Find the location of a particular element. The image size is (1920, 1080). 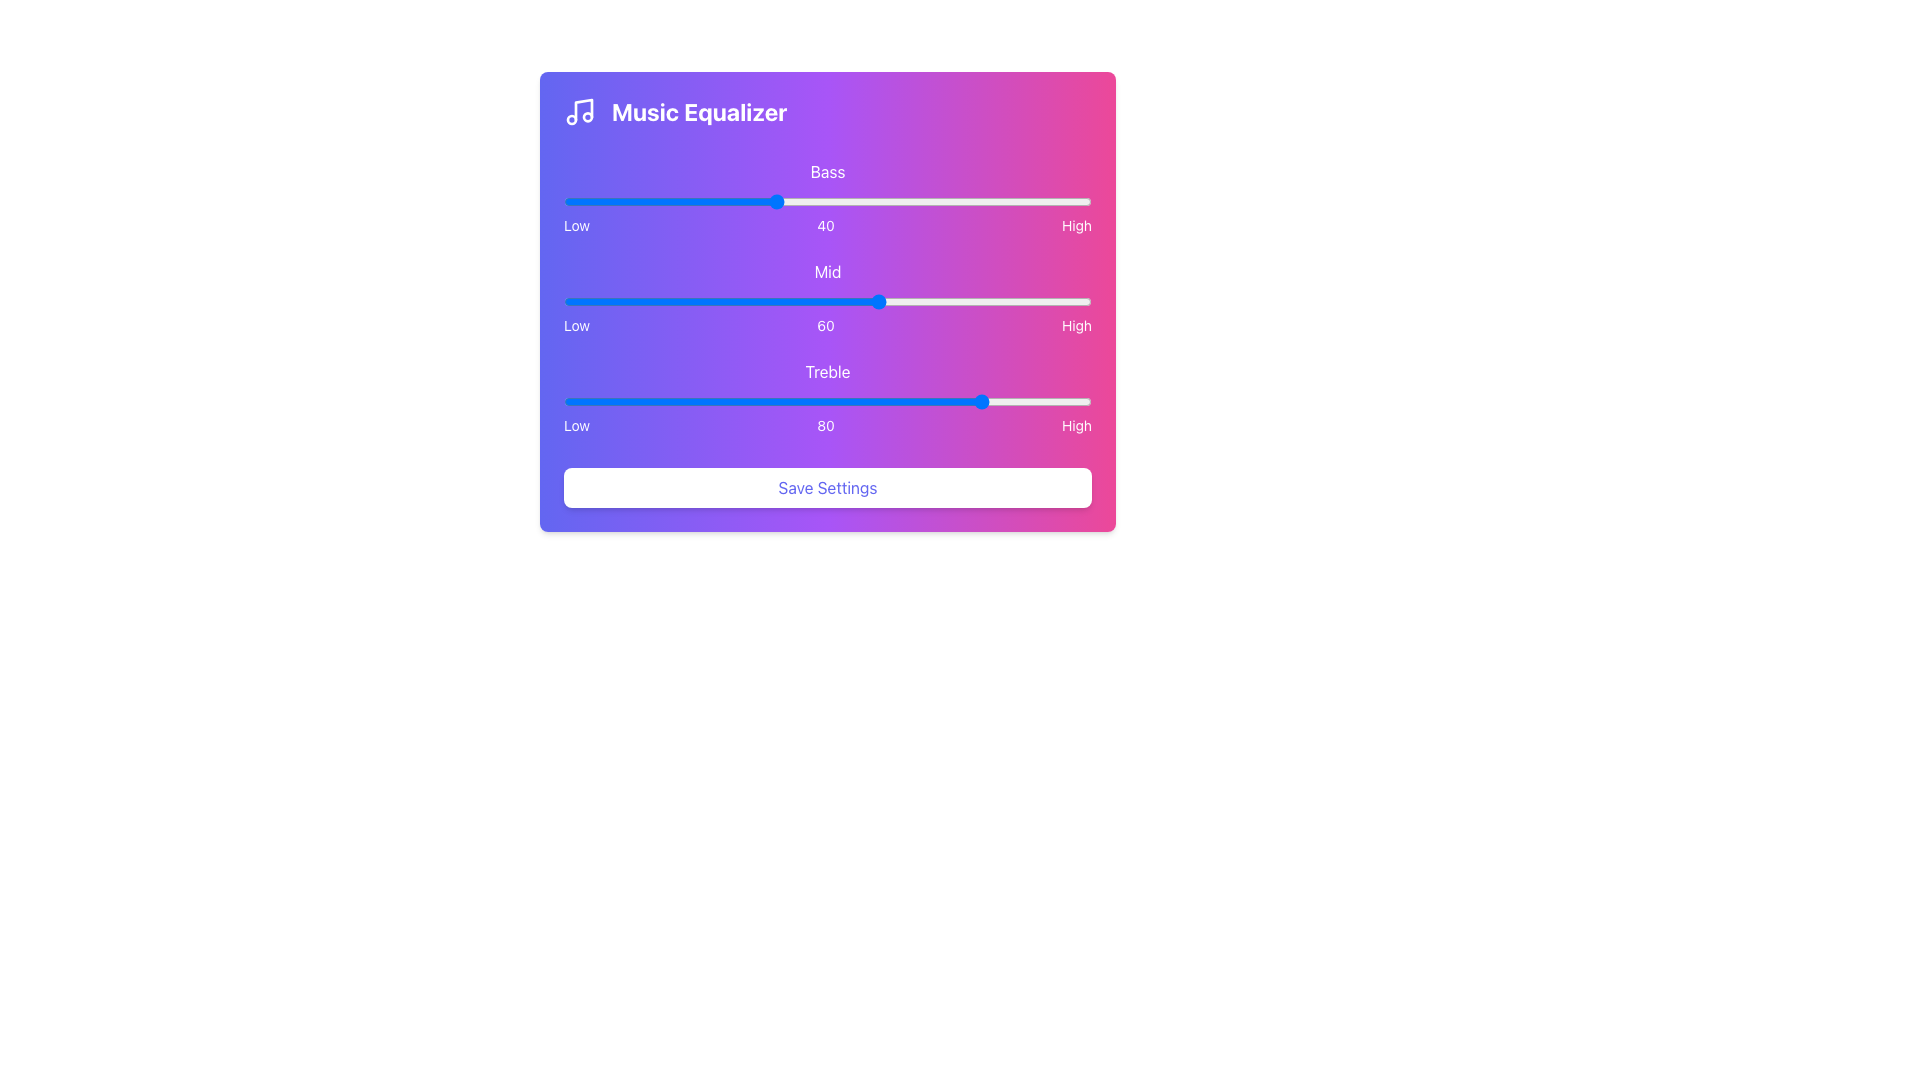

the 'Mid' slider is located at coordinates (1023, 301).